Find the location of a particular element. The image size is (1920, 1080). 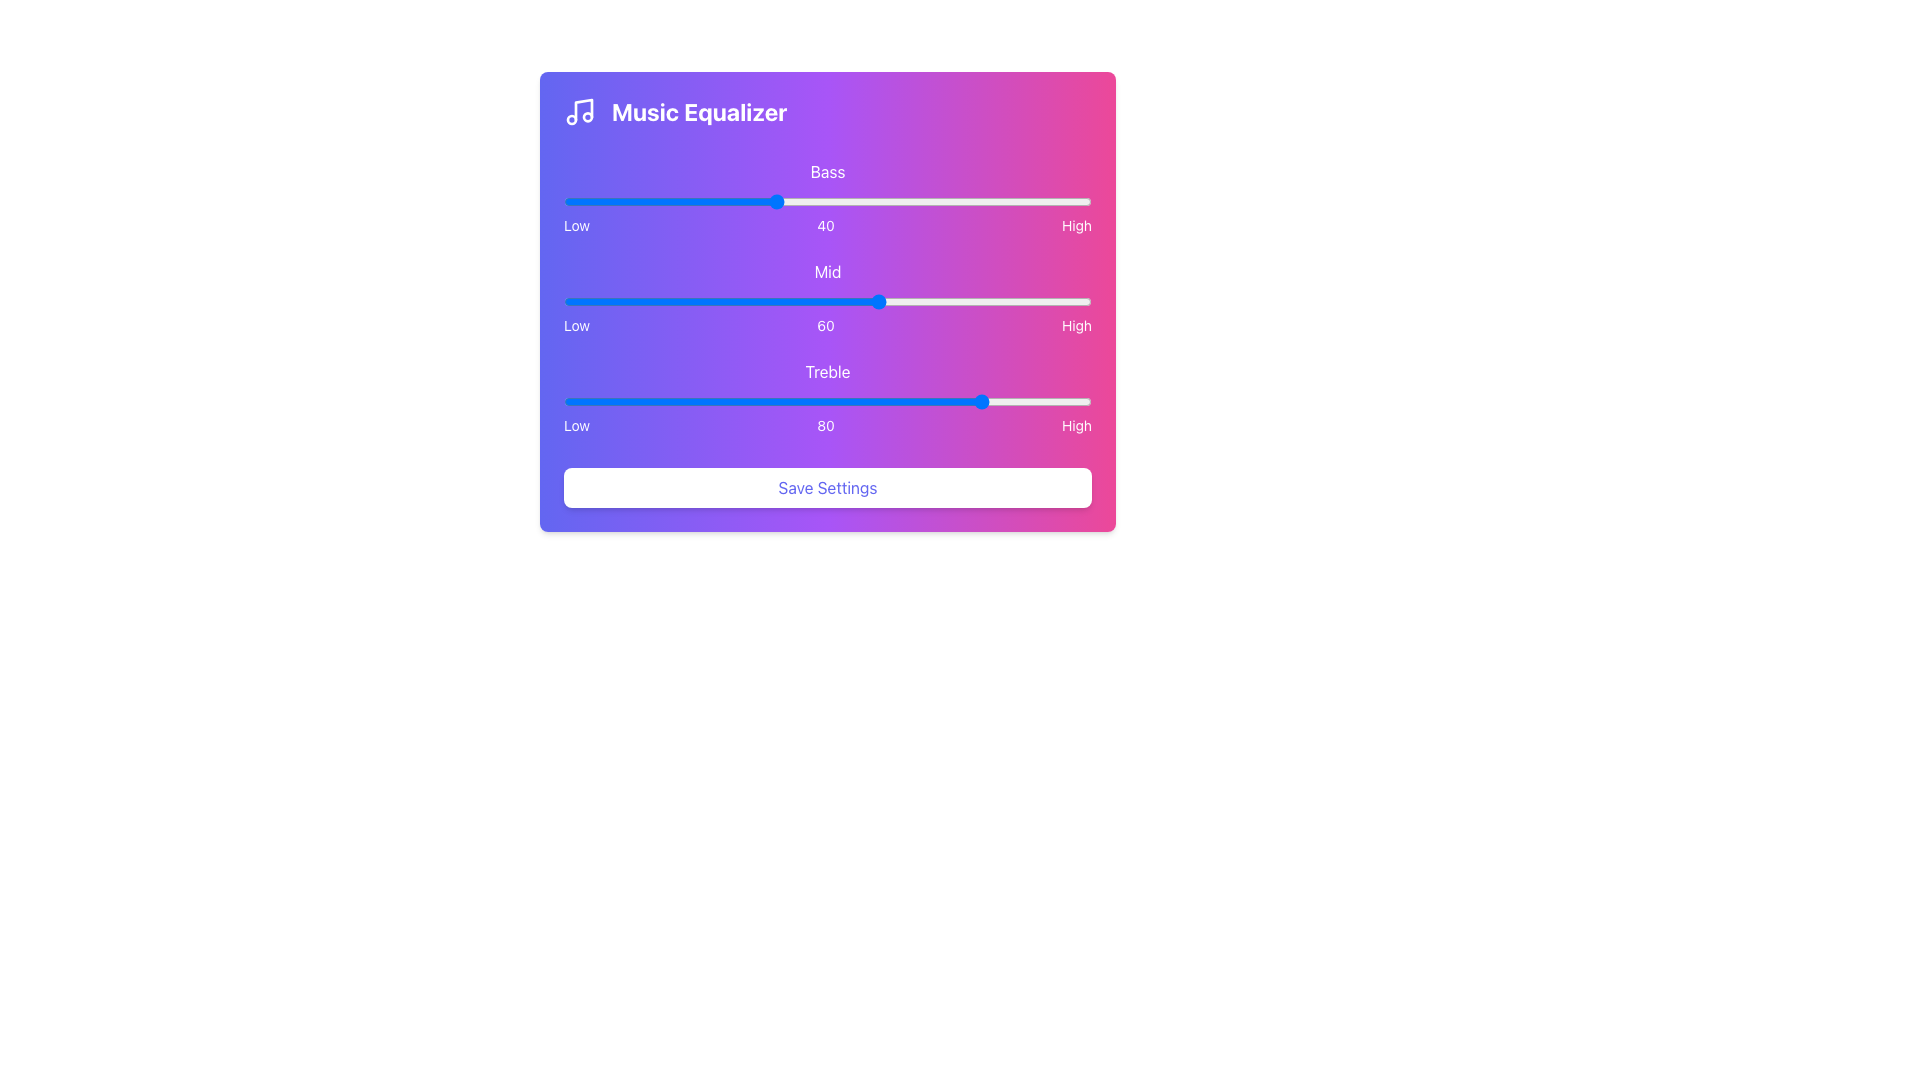

the 'Mid' slider is located at coordinates (1023, 301).